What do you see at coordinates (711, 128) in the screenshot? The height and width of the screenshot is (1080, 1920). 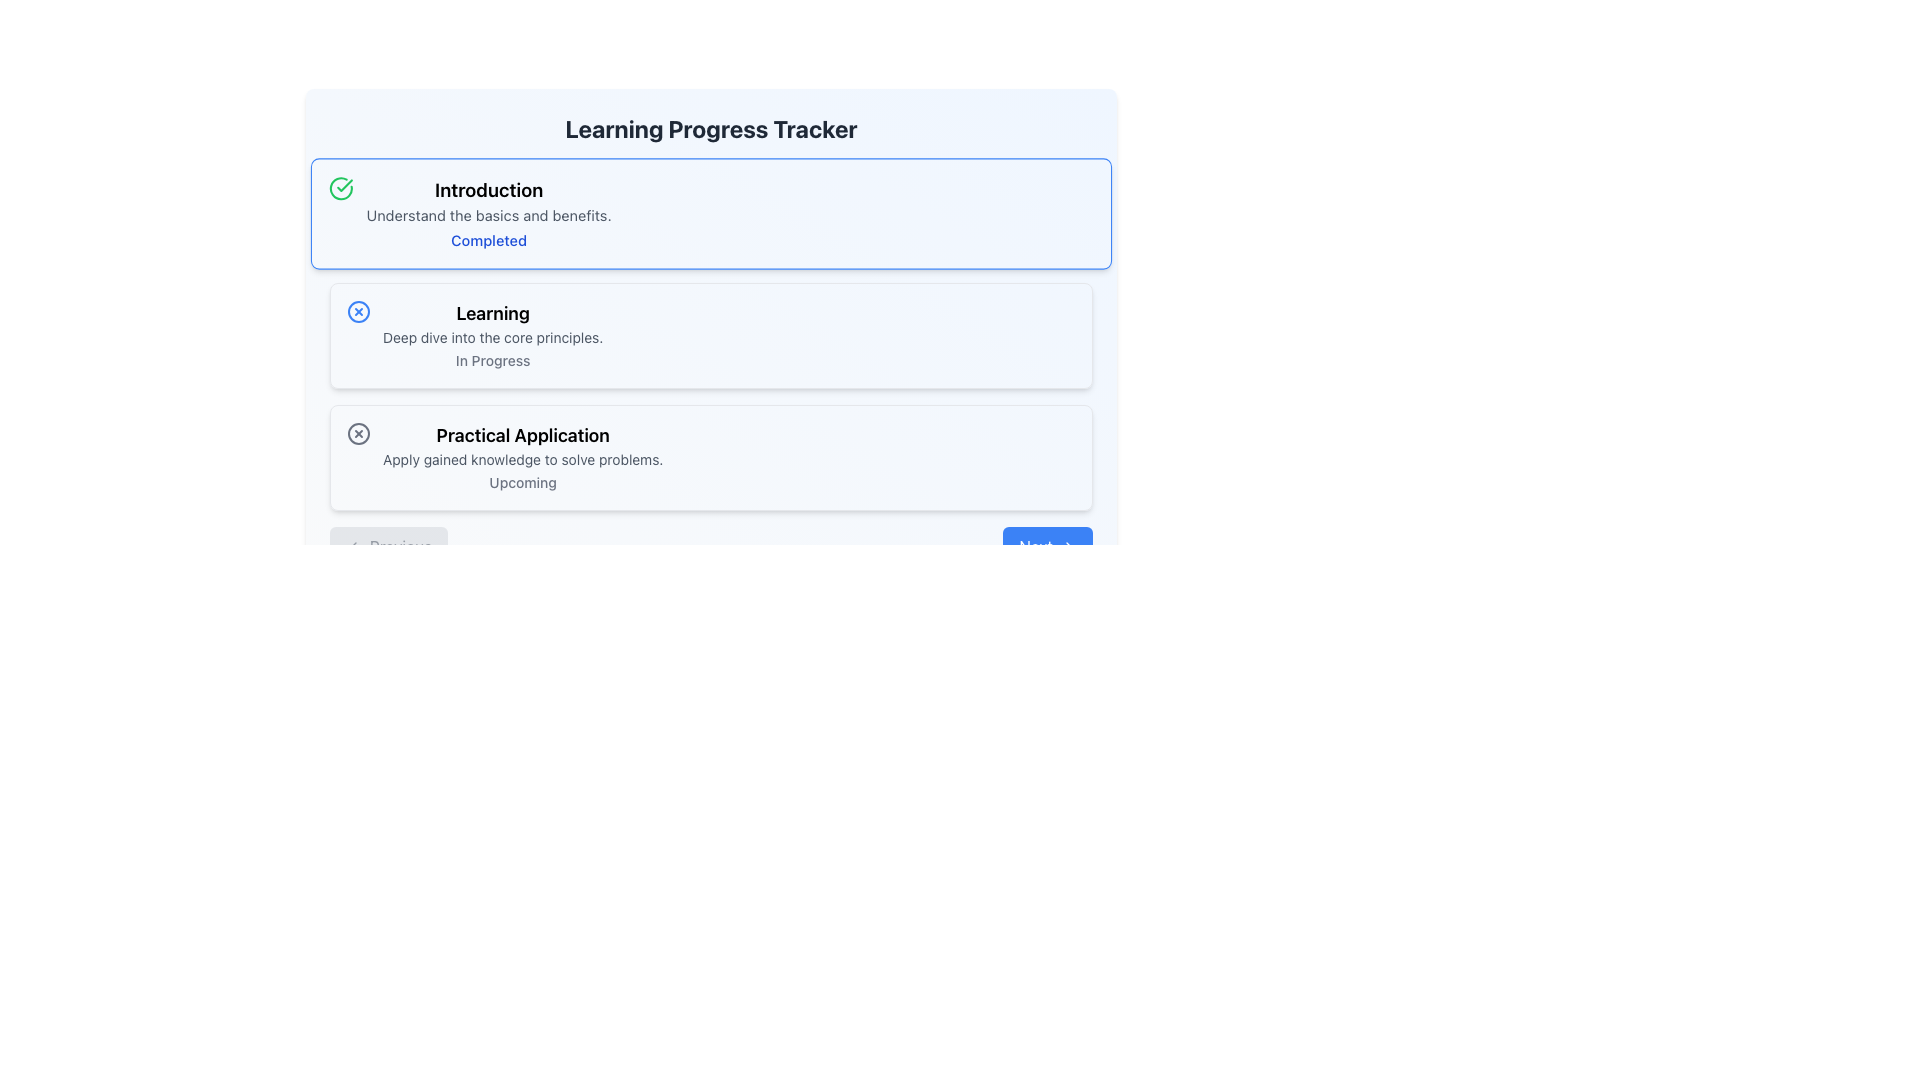 I see `the 'Learning Progress Tracker' header element for accessibility tools by moving the cursor to its center point` at bounding box center [711, 128].